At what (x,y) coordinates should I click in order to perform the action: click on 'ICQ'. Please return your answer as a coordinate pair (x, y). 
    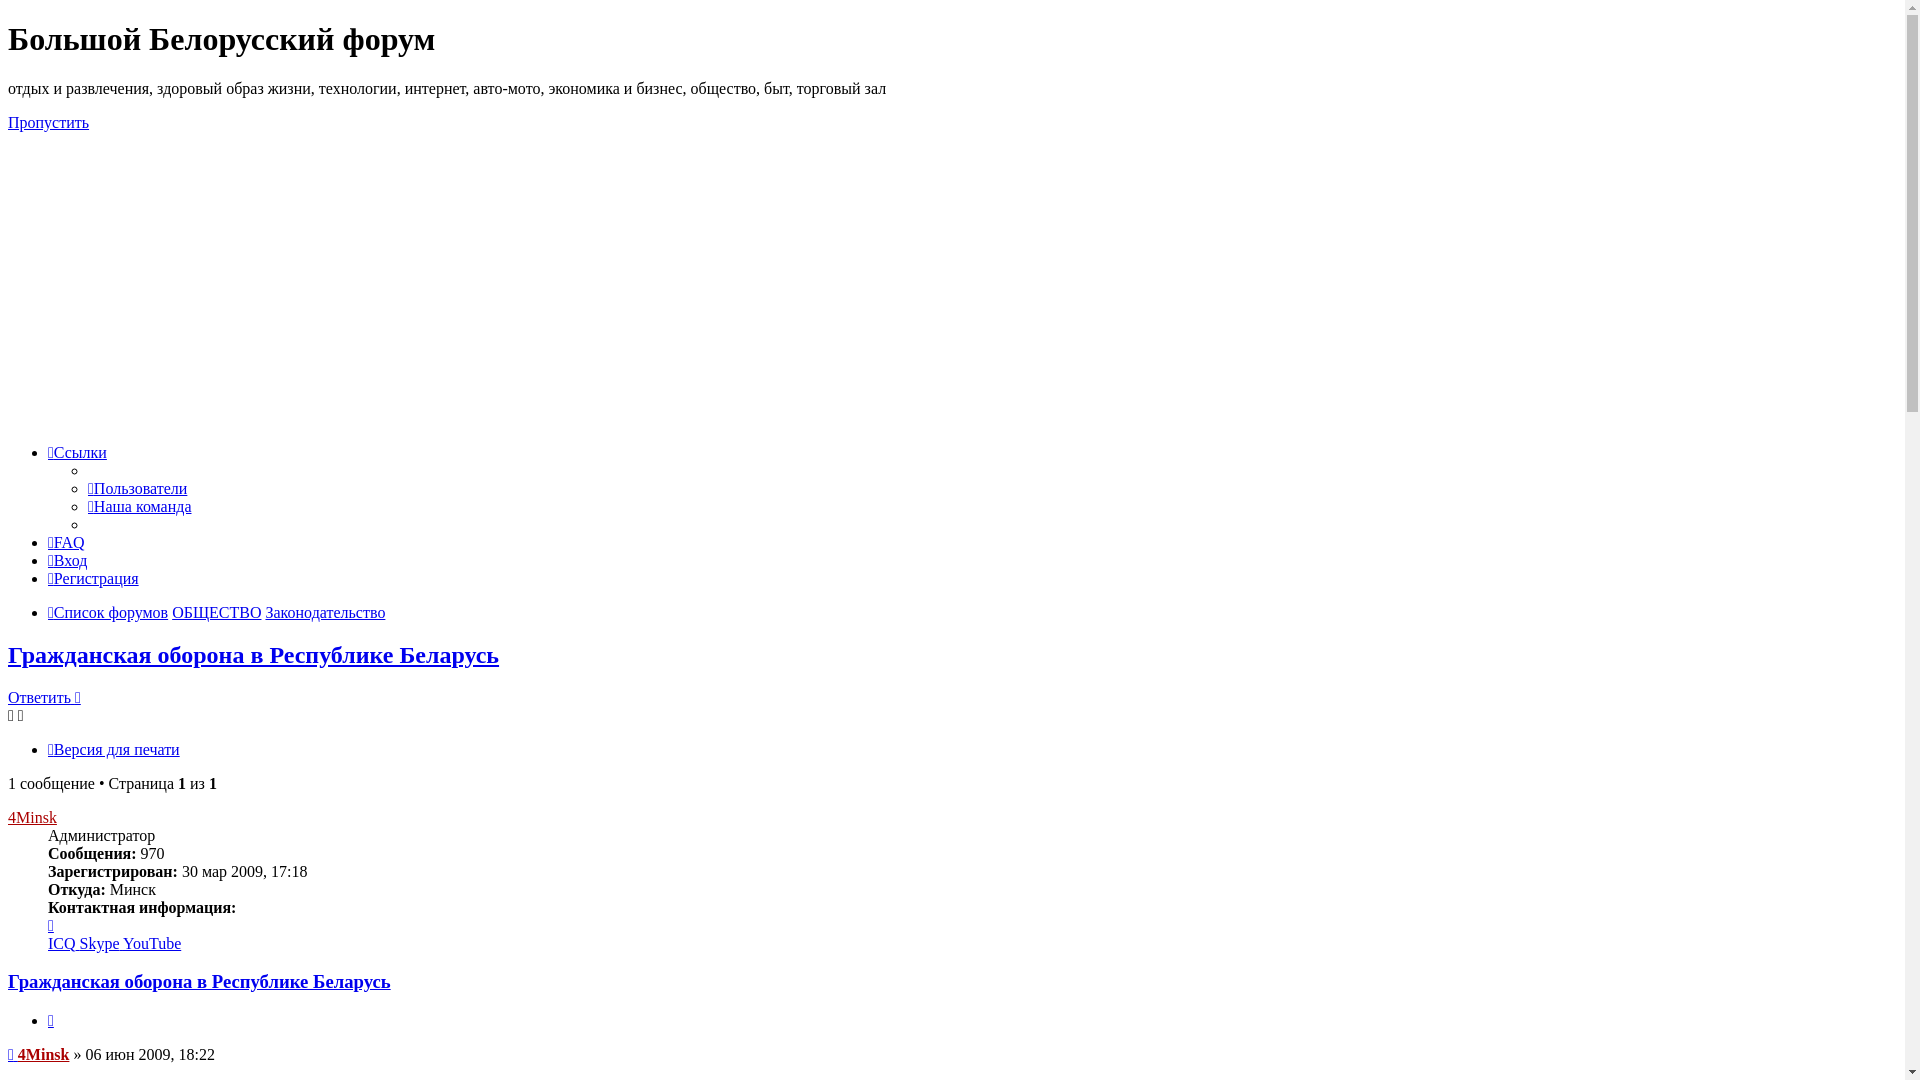
    Looking at the image, I should click on (63, 943).